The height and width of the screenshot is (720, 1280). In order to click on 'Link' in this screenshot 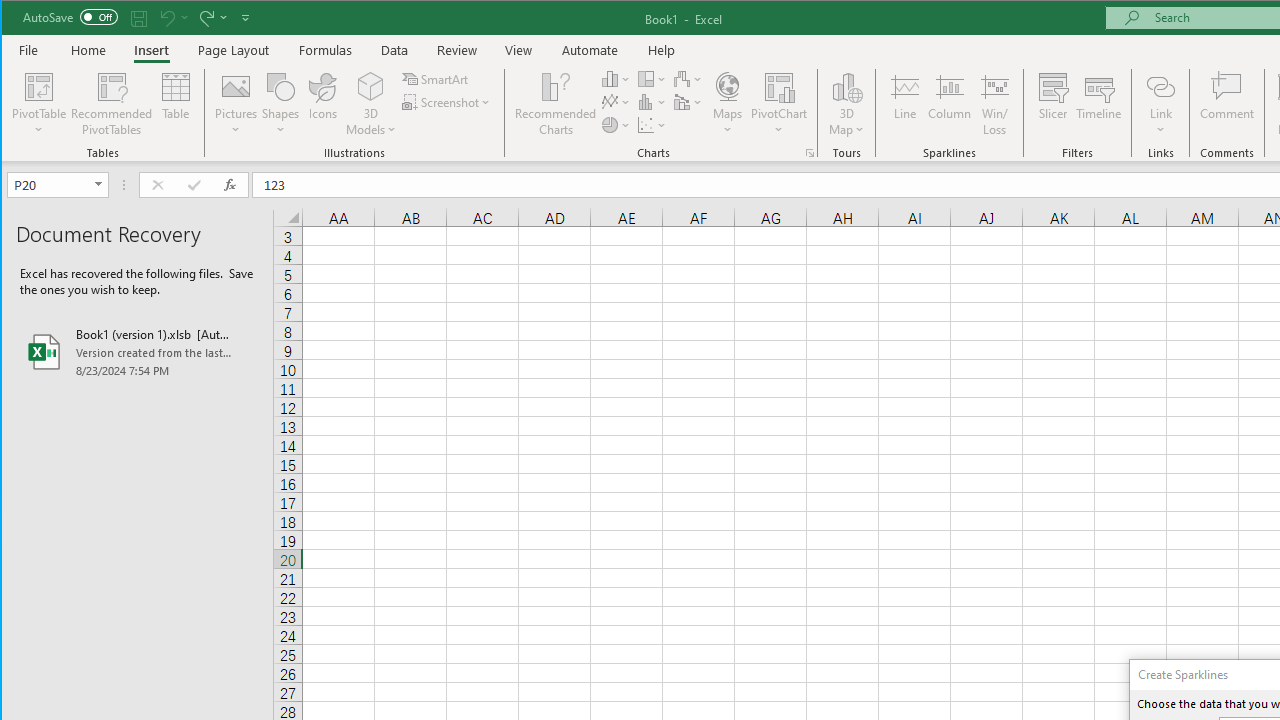, I will do `click(1160, 85)`.